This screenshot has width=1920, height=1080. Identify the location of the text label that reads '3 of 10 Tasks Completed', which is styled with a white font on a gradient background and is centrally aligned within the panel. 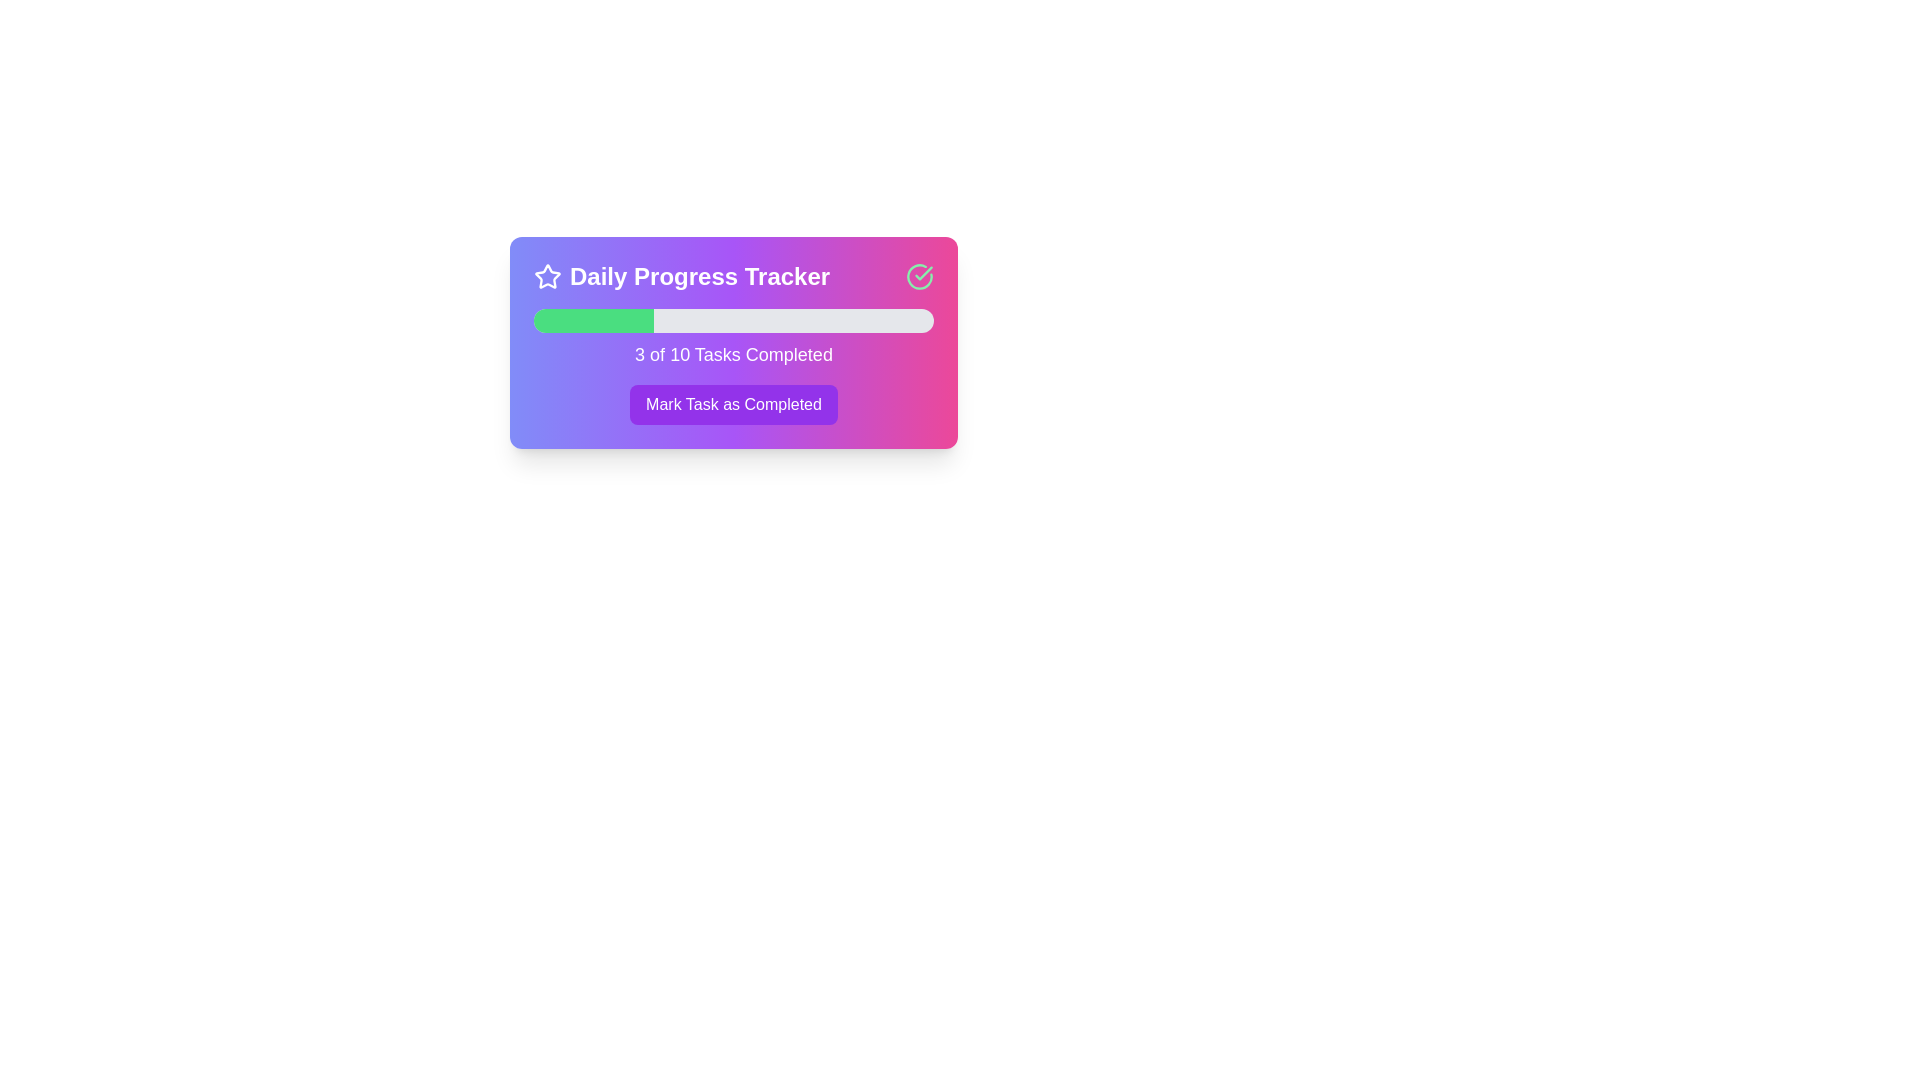
(733, 353).